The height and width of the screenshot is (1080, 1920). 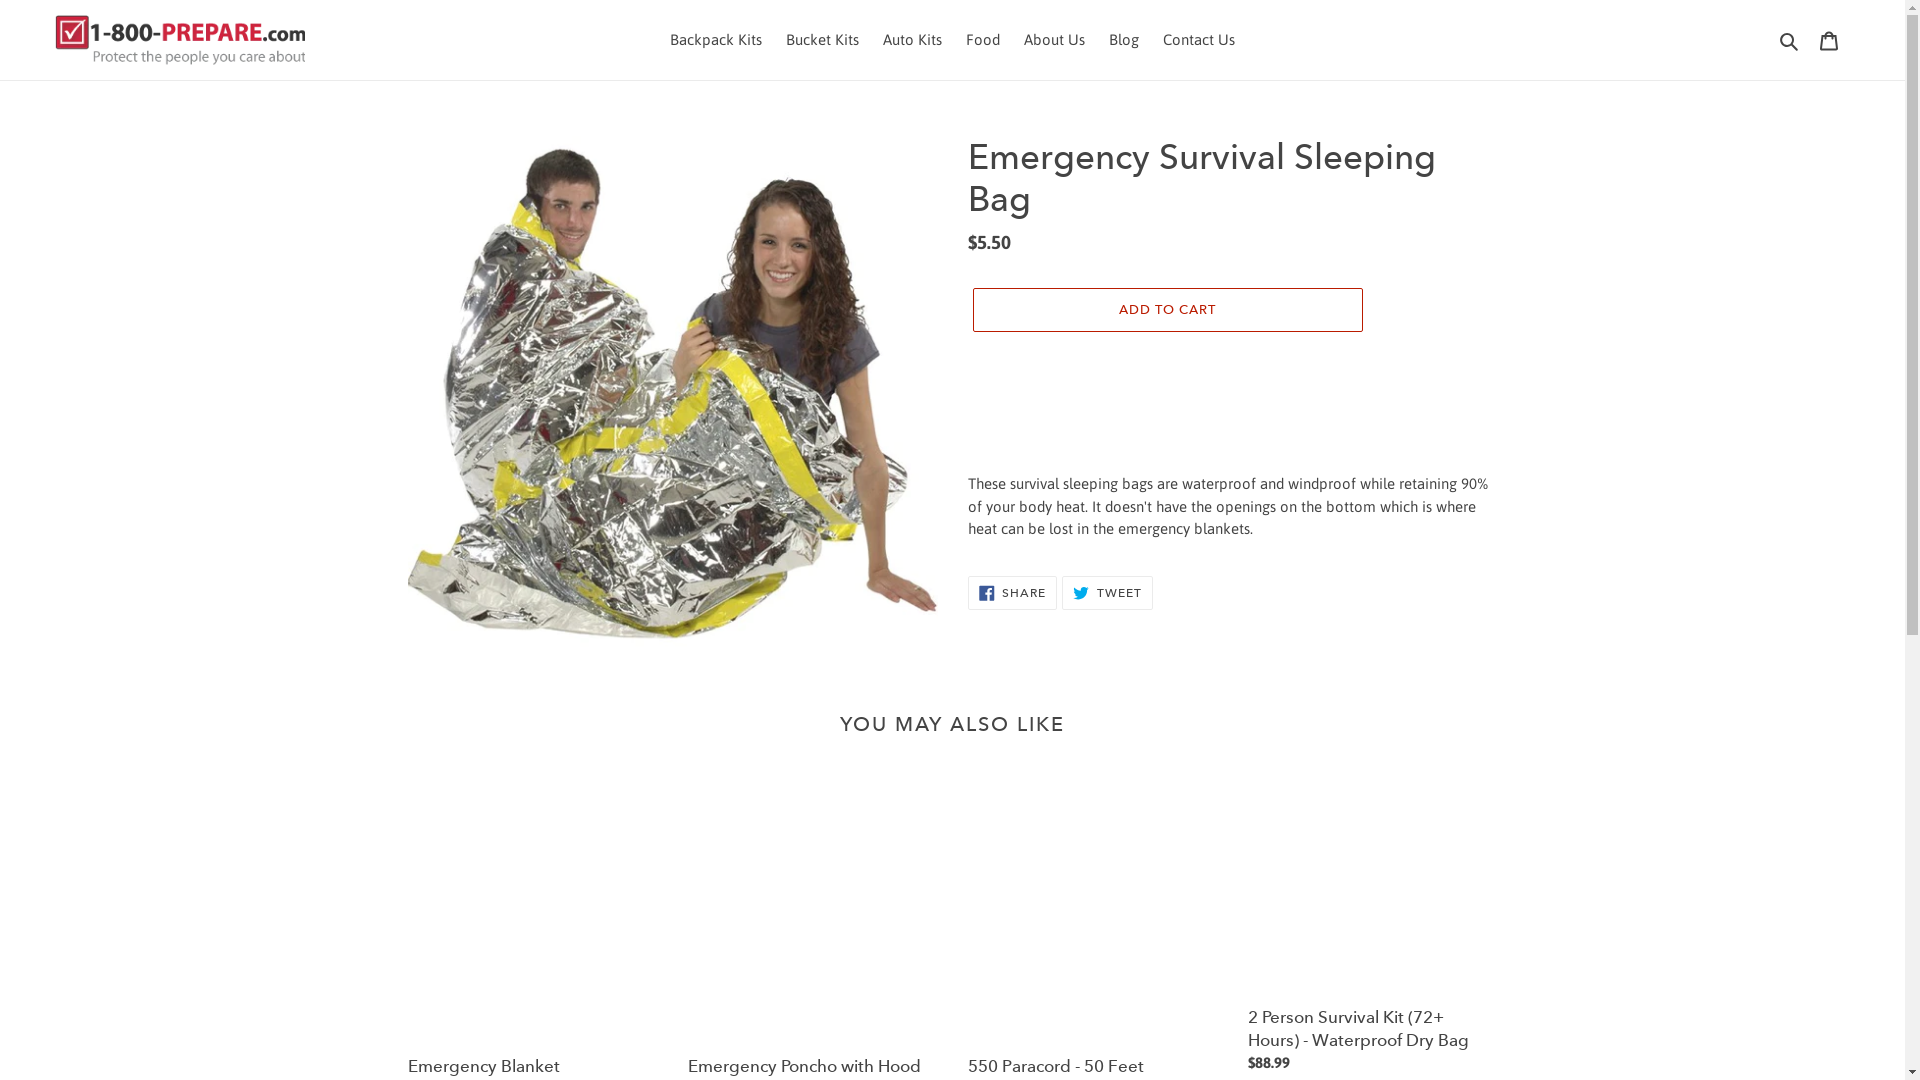 What do you see at coordinates (1166, 309) in the screenshot?
I see `'ADD TO CART'` at bounding box center [1166, 309].